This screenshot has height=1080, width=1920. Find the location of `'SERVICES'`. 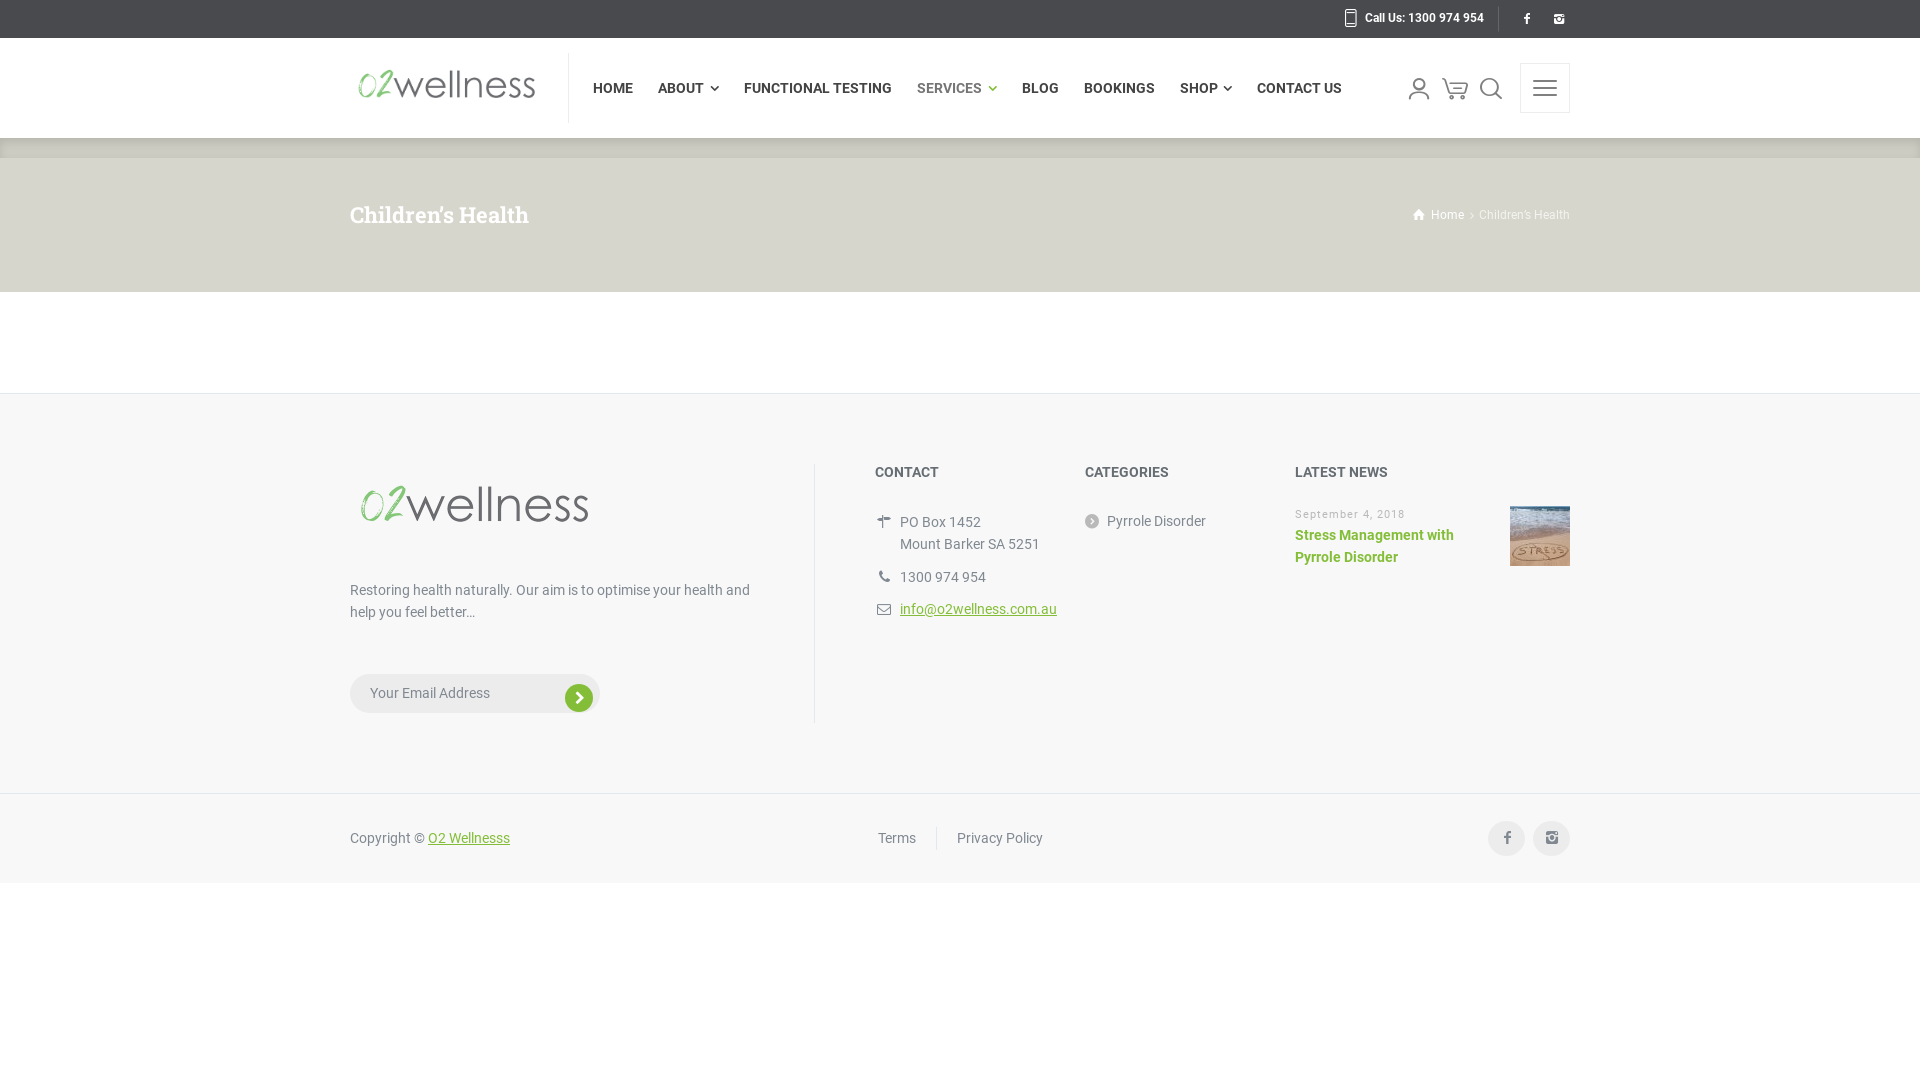

'SERVICES' is located at coordinates (956, 87).